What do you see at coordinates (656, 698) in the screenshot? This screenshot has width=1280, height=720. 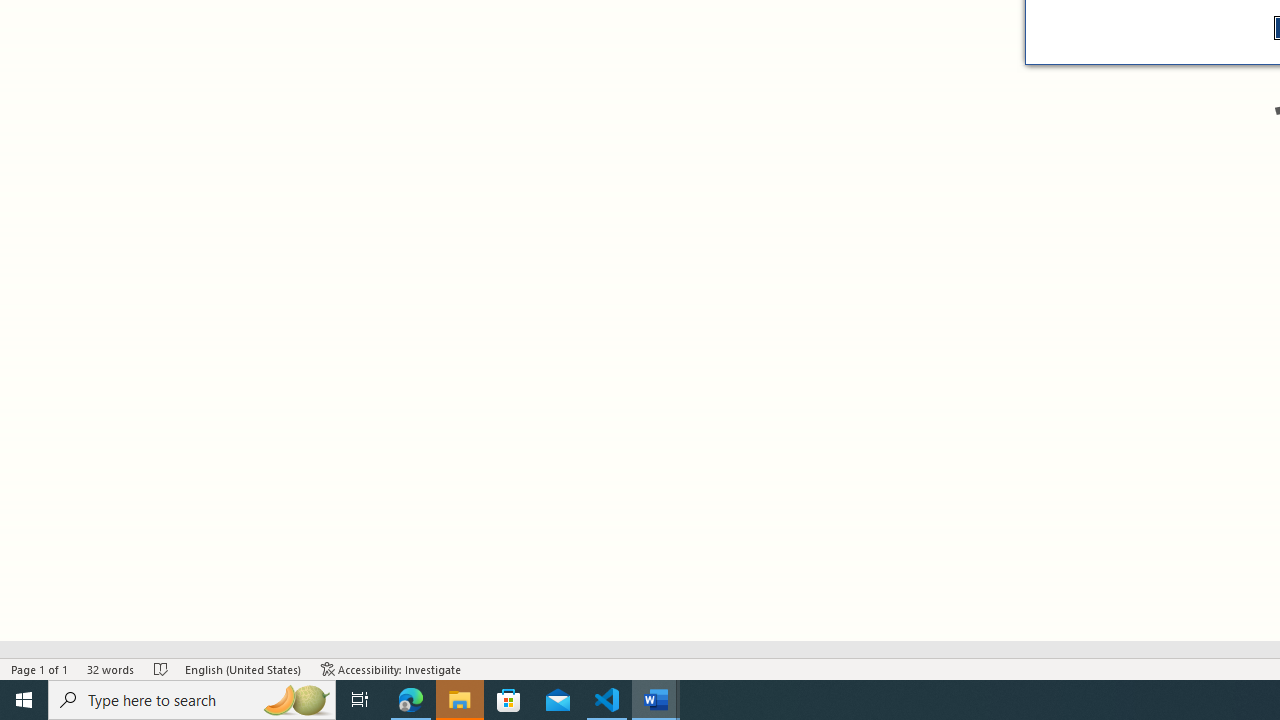 I see `'Word - 2 running windows'` at bounding box center [656, 698].